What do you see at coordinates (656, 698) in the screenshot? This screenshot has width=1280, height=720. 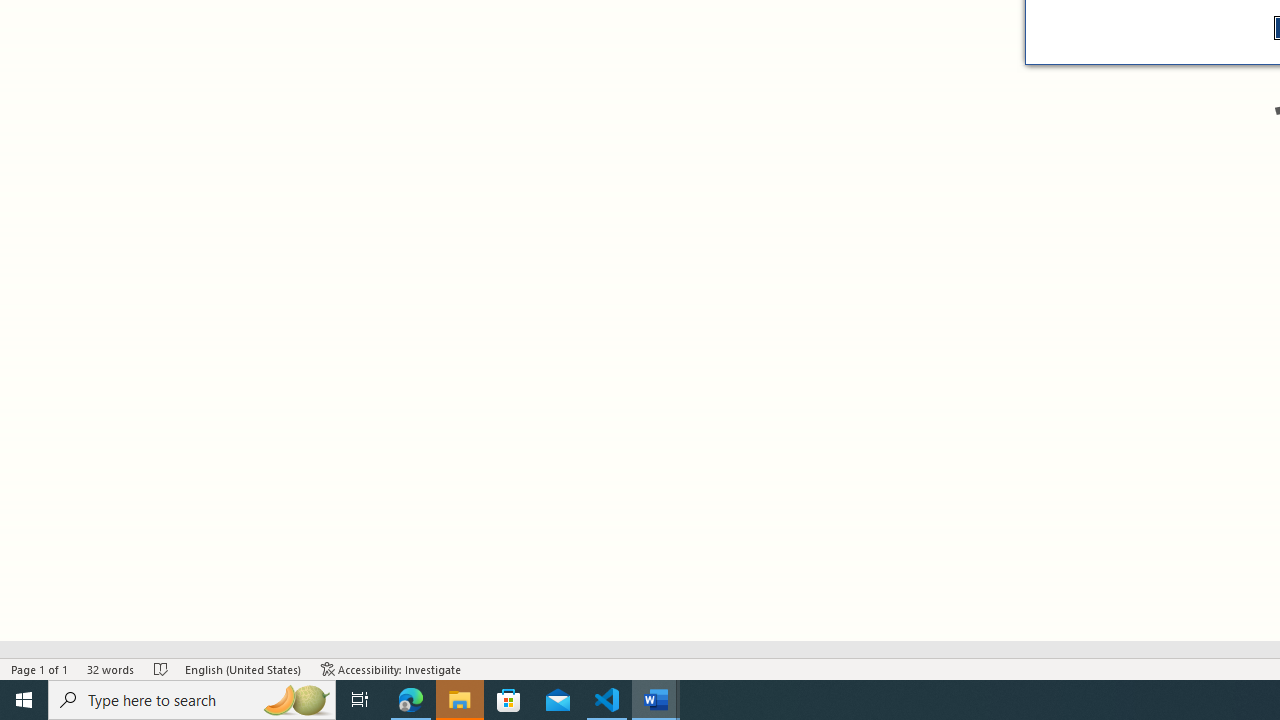 I see `'Word - 2 running windows'` at bounding box center [656, 698].